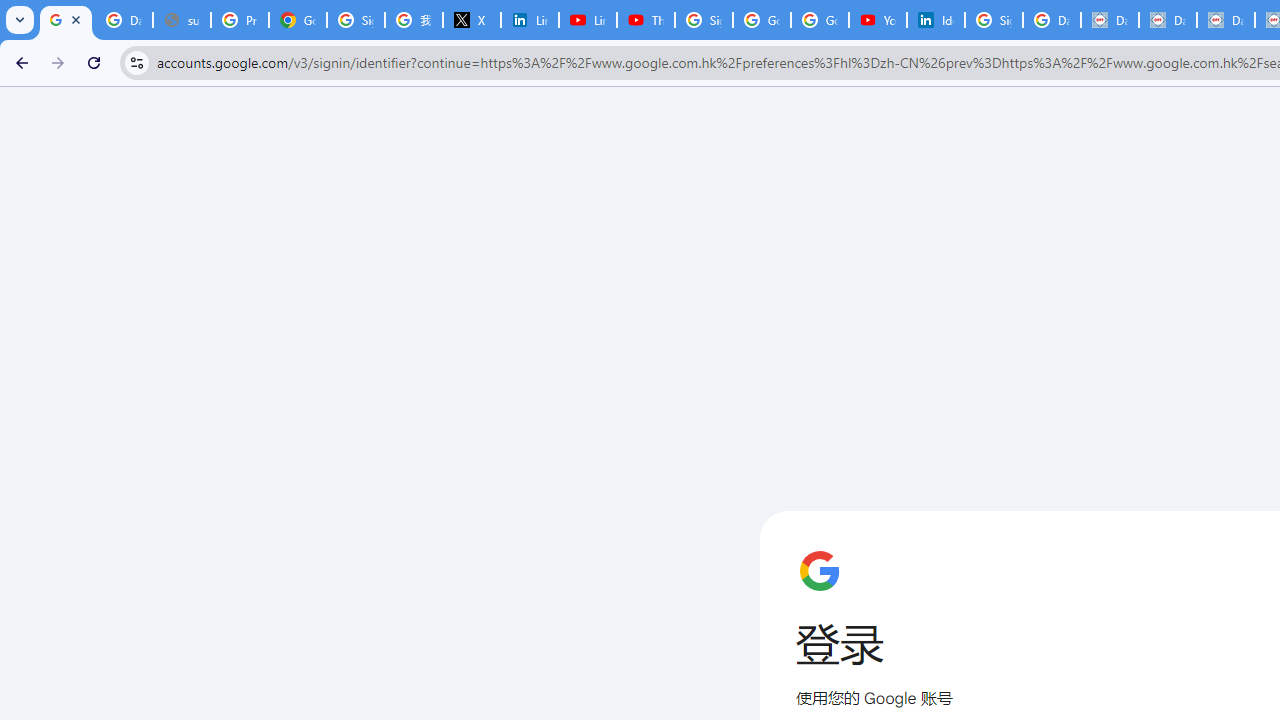 This screenshot has width=1280, height=720. I want to click on 'support.google.com - Network error', so click(181, 20).